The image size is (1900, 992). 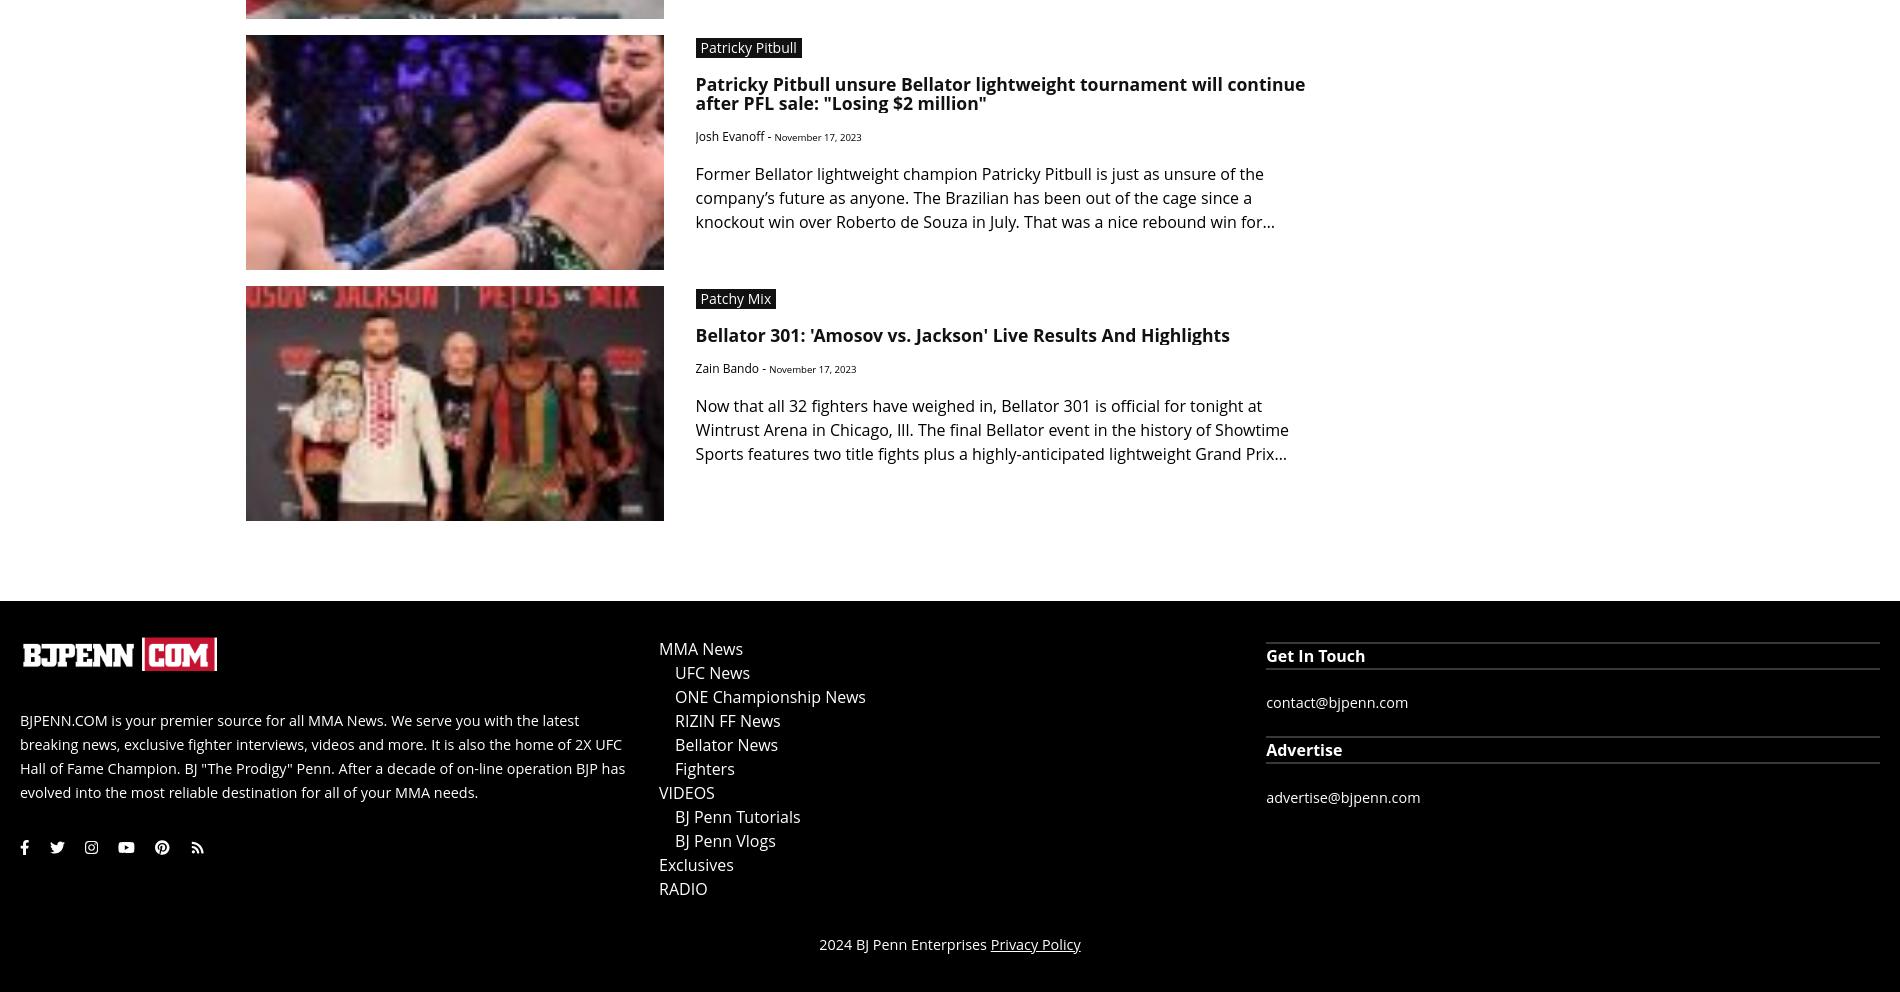 What do you see at coordinates (724, 839) in the screenshot?
I see `'BJ Penn Vlogs'` at bounding box center [724, 839].